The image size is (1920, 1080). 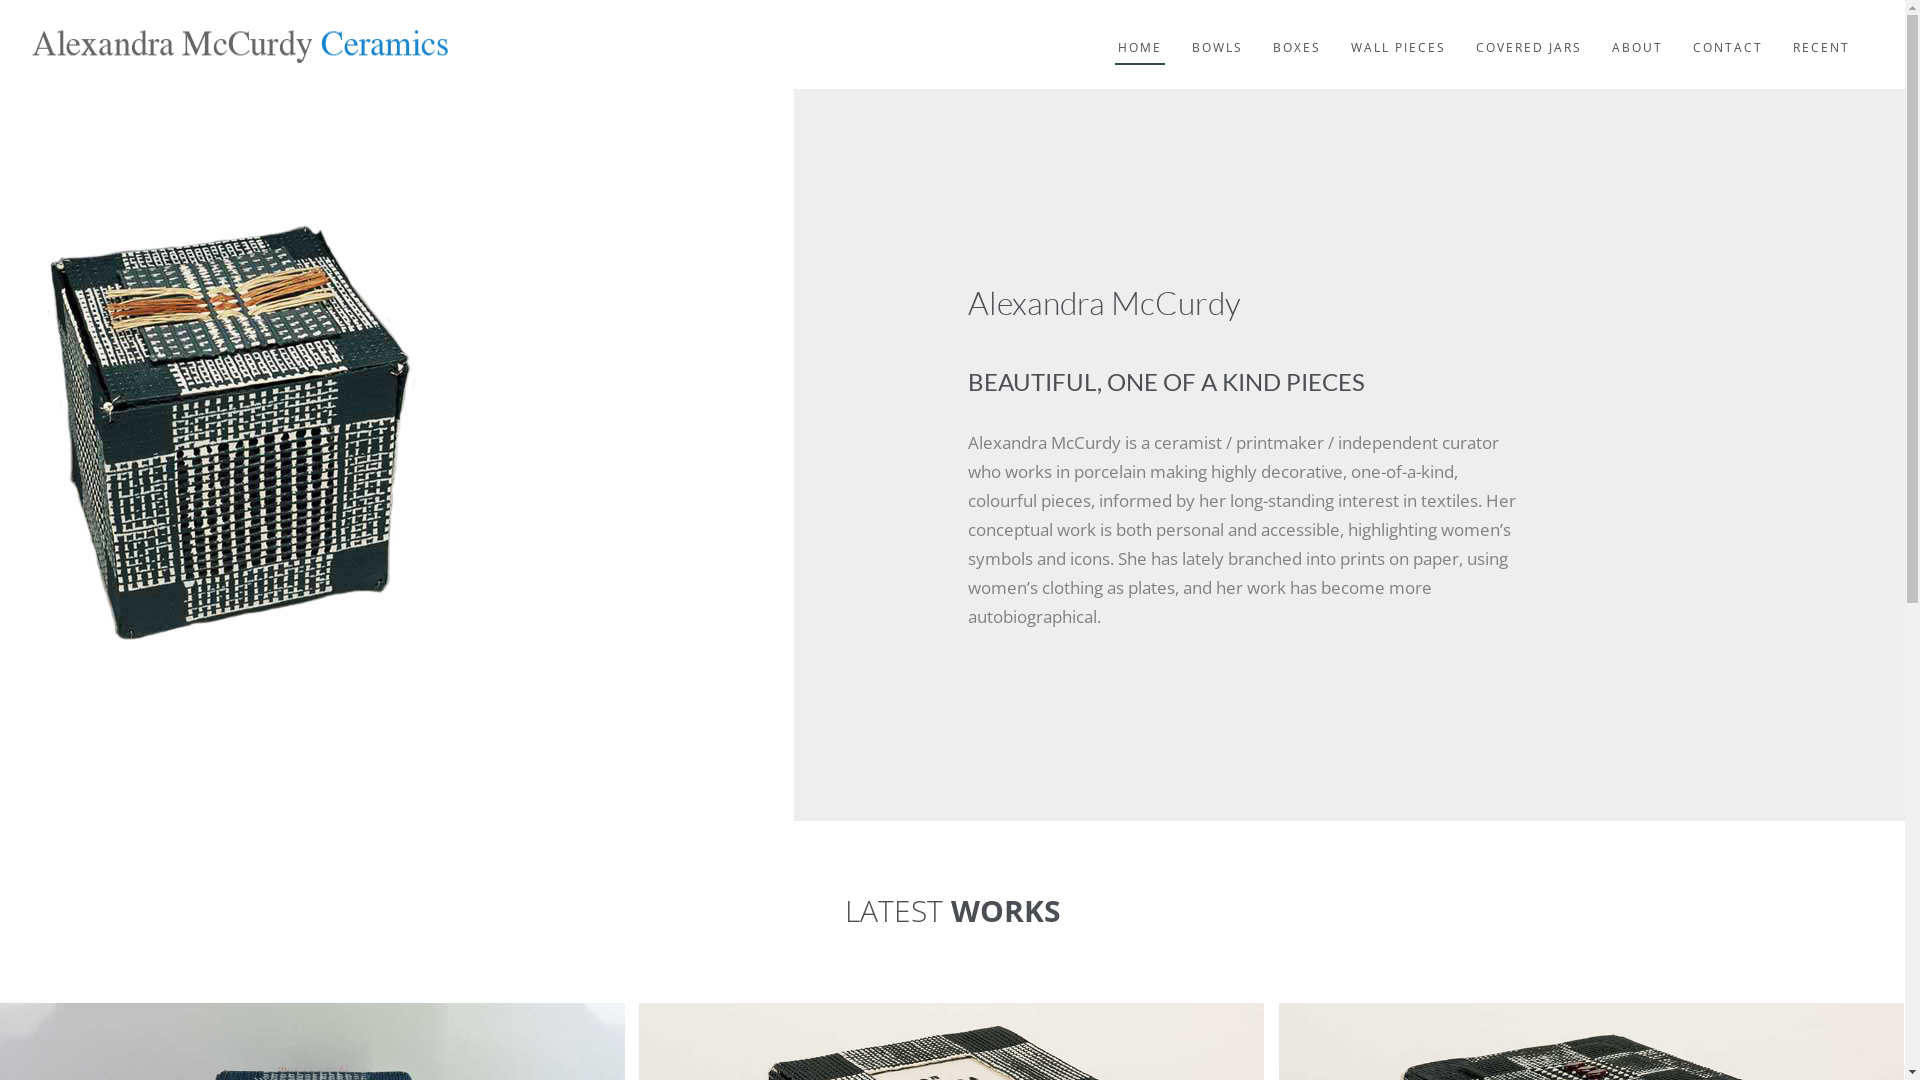 What do you see at coordinates (1528, 32) in the screenshot?
I see `'COVERED JARS'` at bounding box center [1528, 32].